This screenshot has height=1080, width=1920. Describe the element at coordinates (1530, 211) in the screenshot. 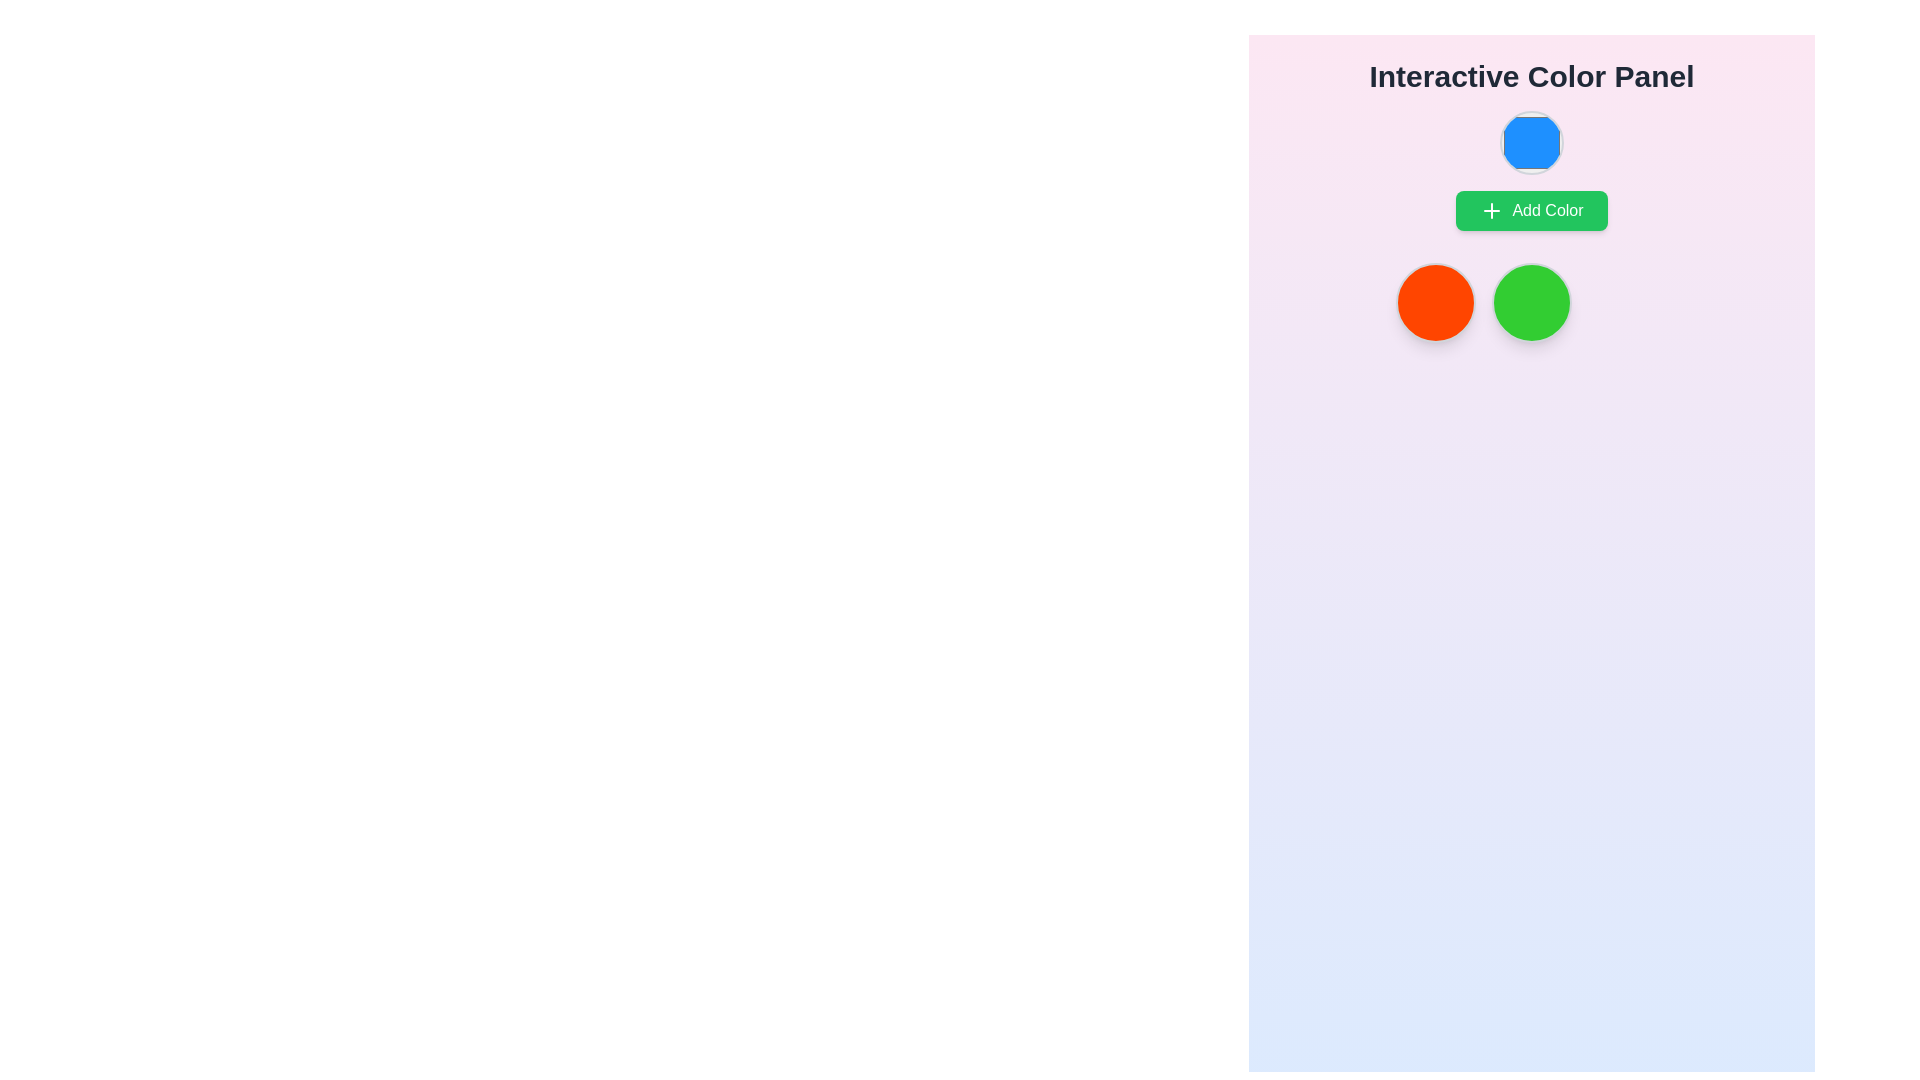

I see `the button that initiates the addition process, located below the circular color picker and above two circular colored buttons` at that location.